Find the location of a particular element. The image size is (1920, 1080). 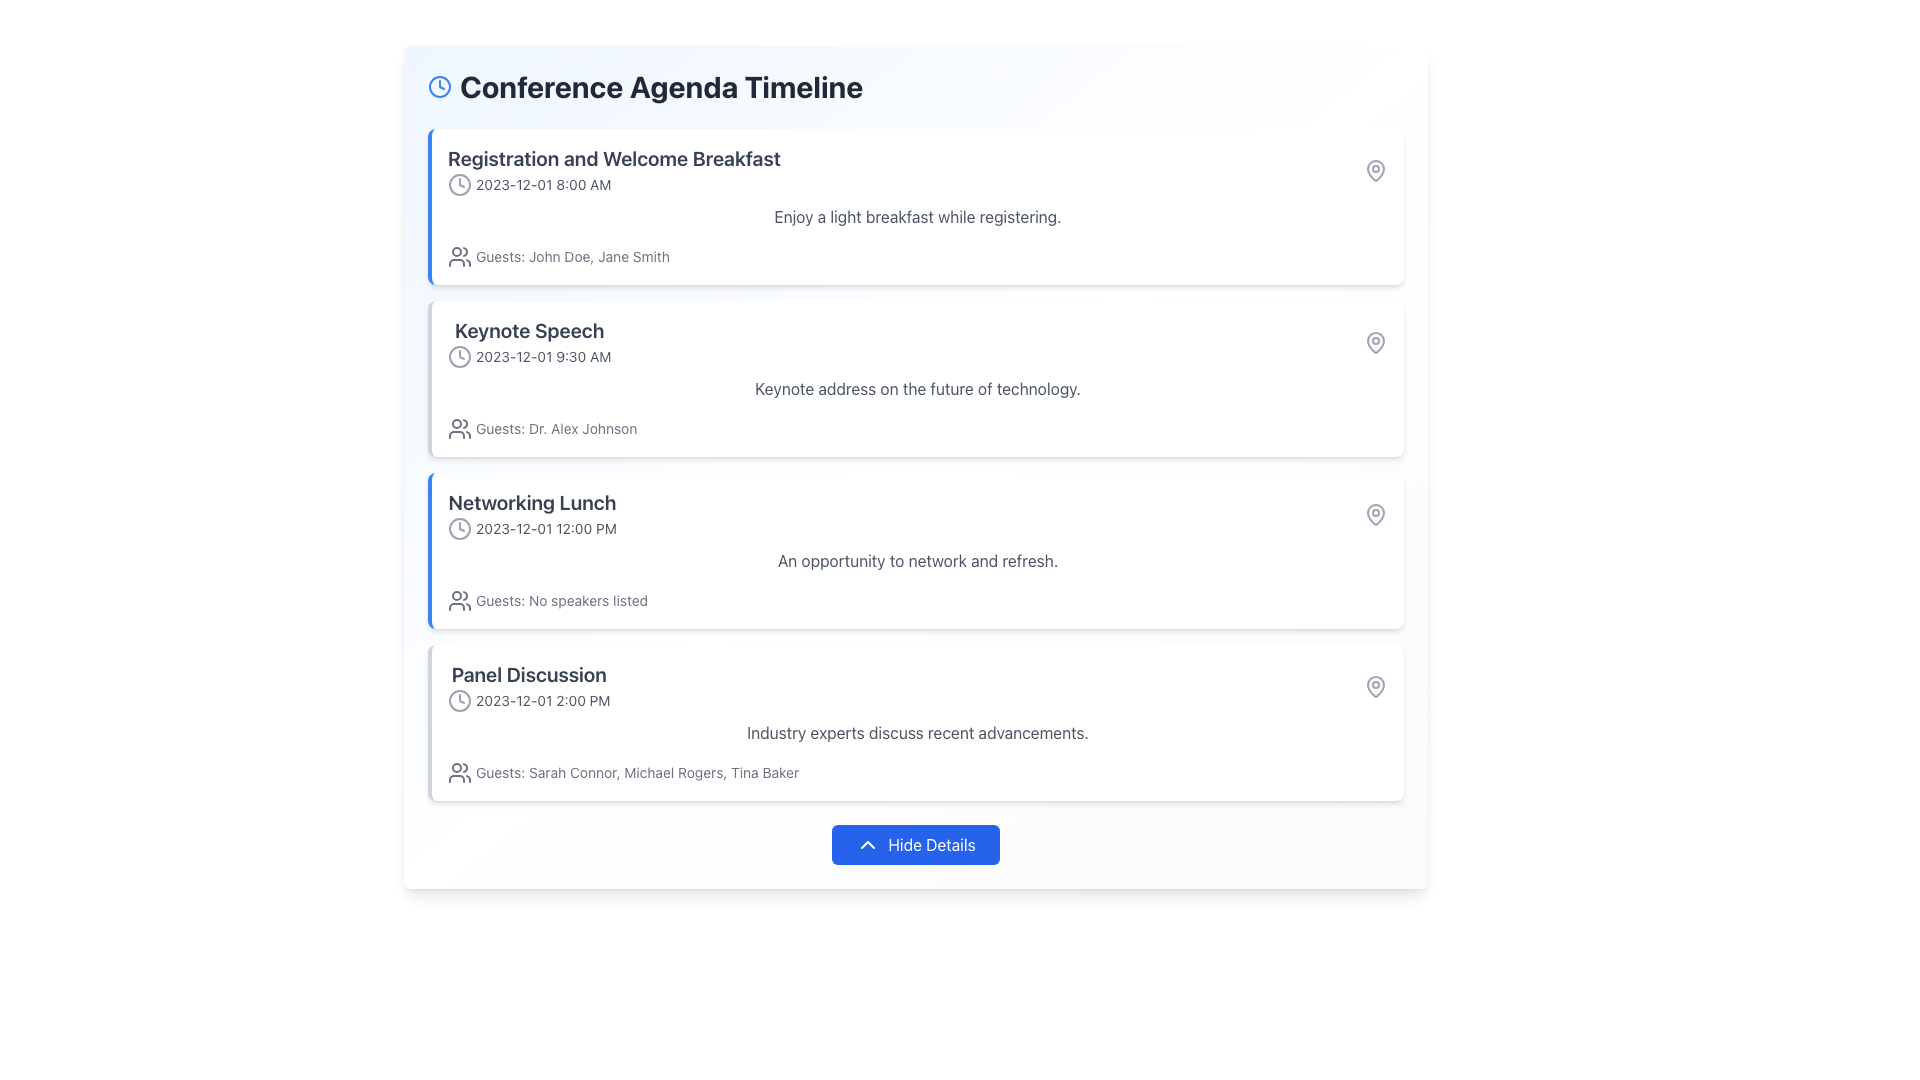

the Text label with an icon that displays the date and time for the 'Panel Discussion' event in the conference agenda, located below the 'Panel Discussion' title in the fourth panel is located at coordinates (529, 700).